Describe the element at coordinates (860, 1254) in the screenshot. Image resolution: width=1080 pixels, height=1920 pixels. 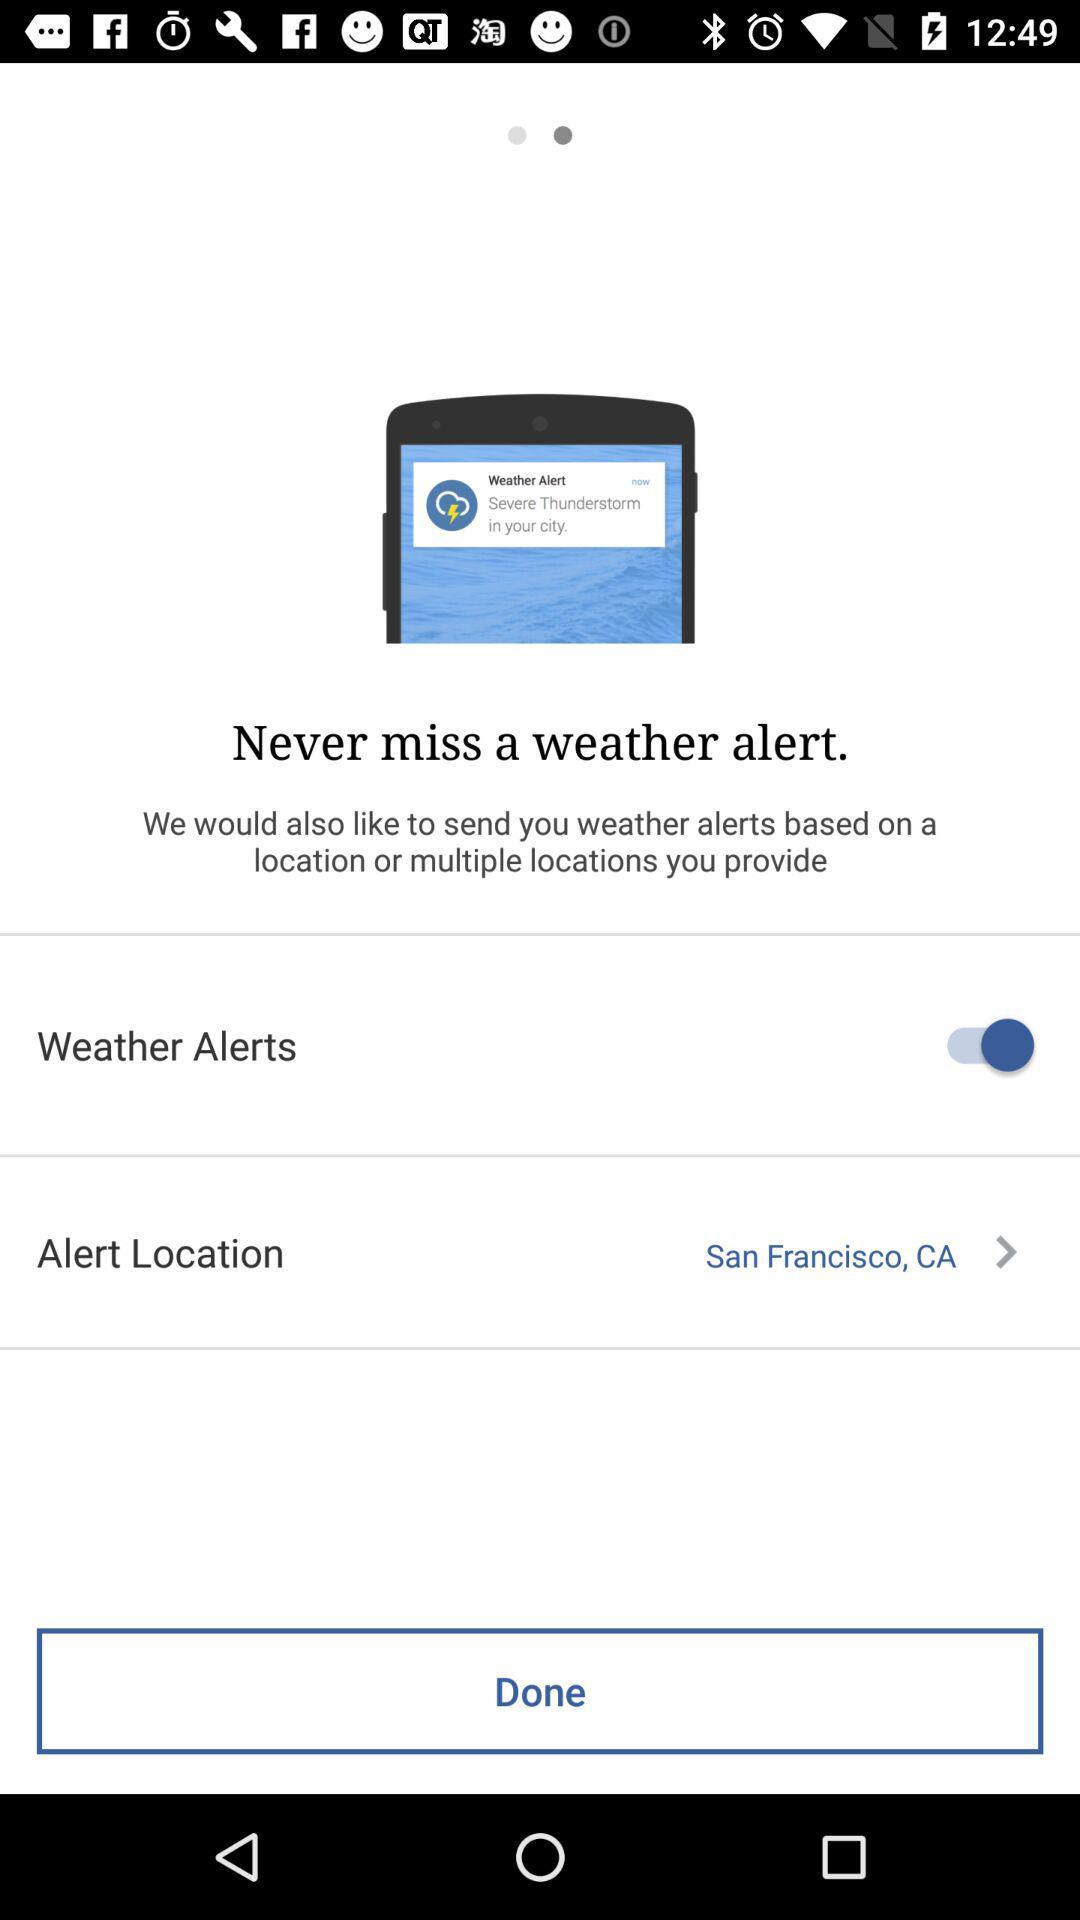
I see `item next to alert location item` at that location.